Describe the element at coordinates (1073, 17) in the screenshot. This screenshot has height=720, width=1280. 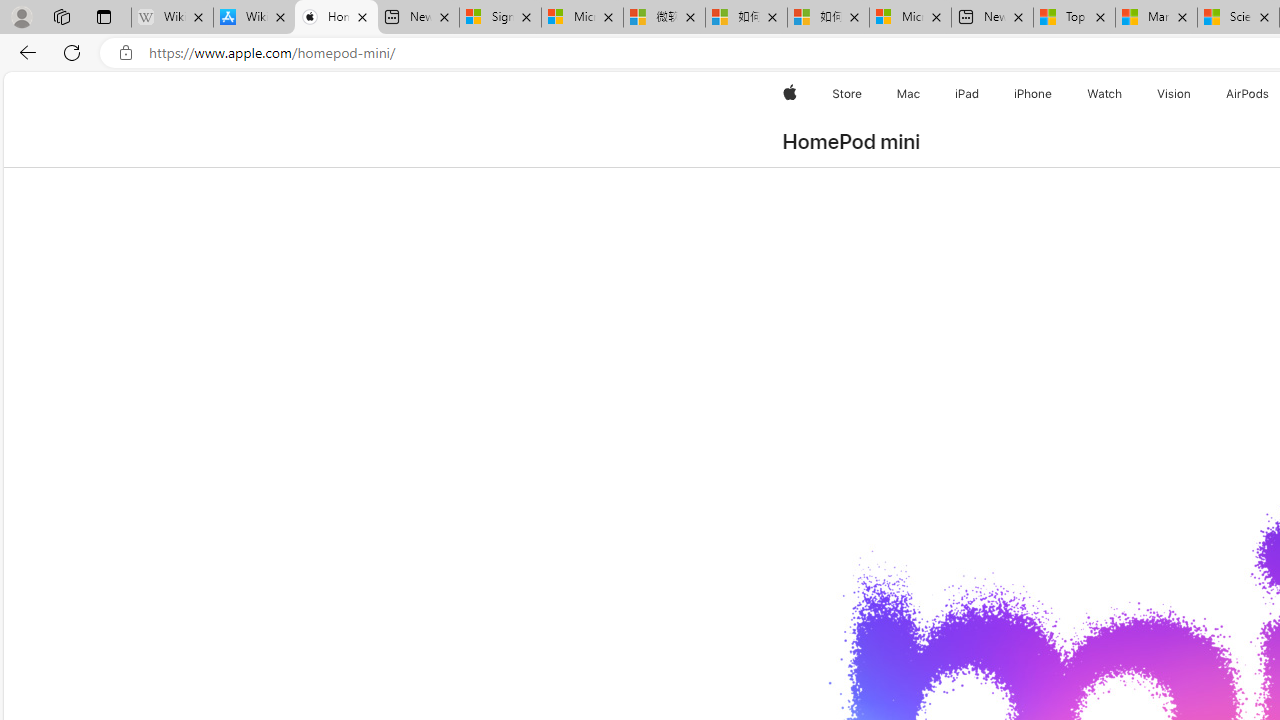
I see `'Top Stories - MSN'` at that location.